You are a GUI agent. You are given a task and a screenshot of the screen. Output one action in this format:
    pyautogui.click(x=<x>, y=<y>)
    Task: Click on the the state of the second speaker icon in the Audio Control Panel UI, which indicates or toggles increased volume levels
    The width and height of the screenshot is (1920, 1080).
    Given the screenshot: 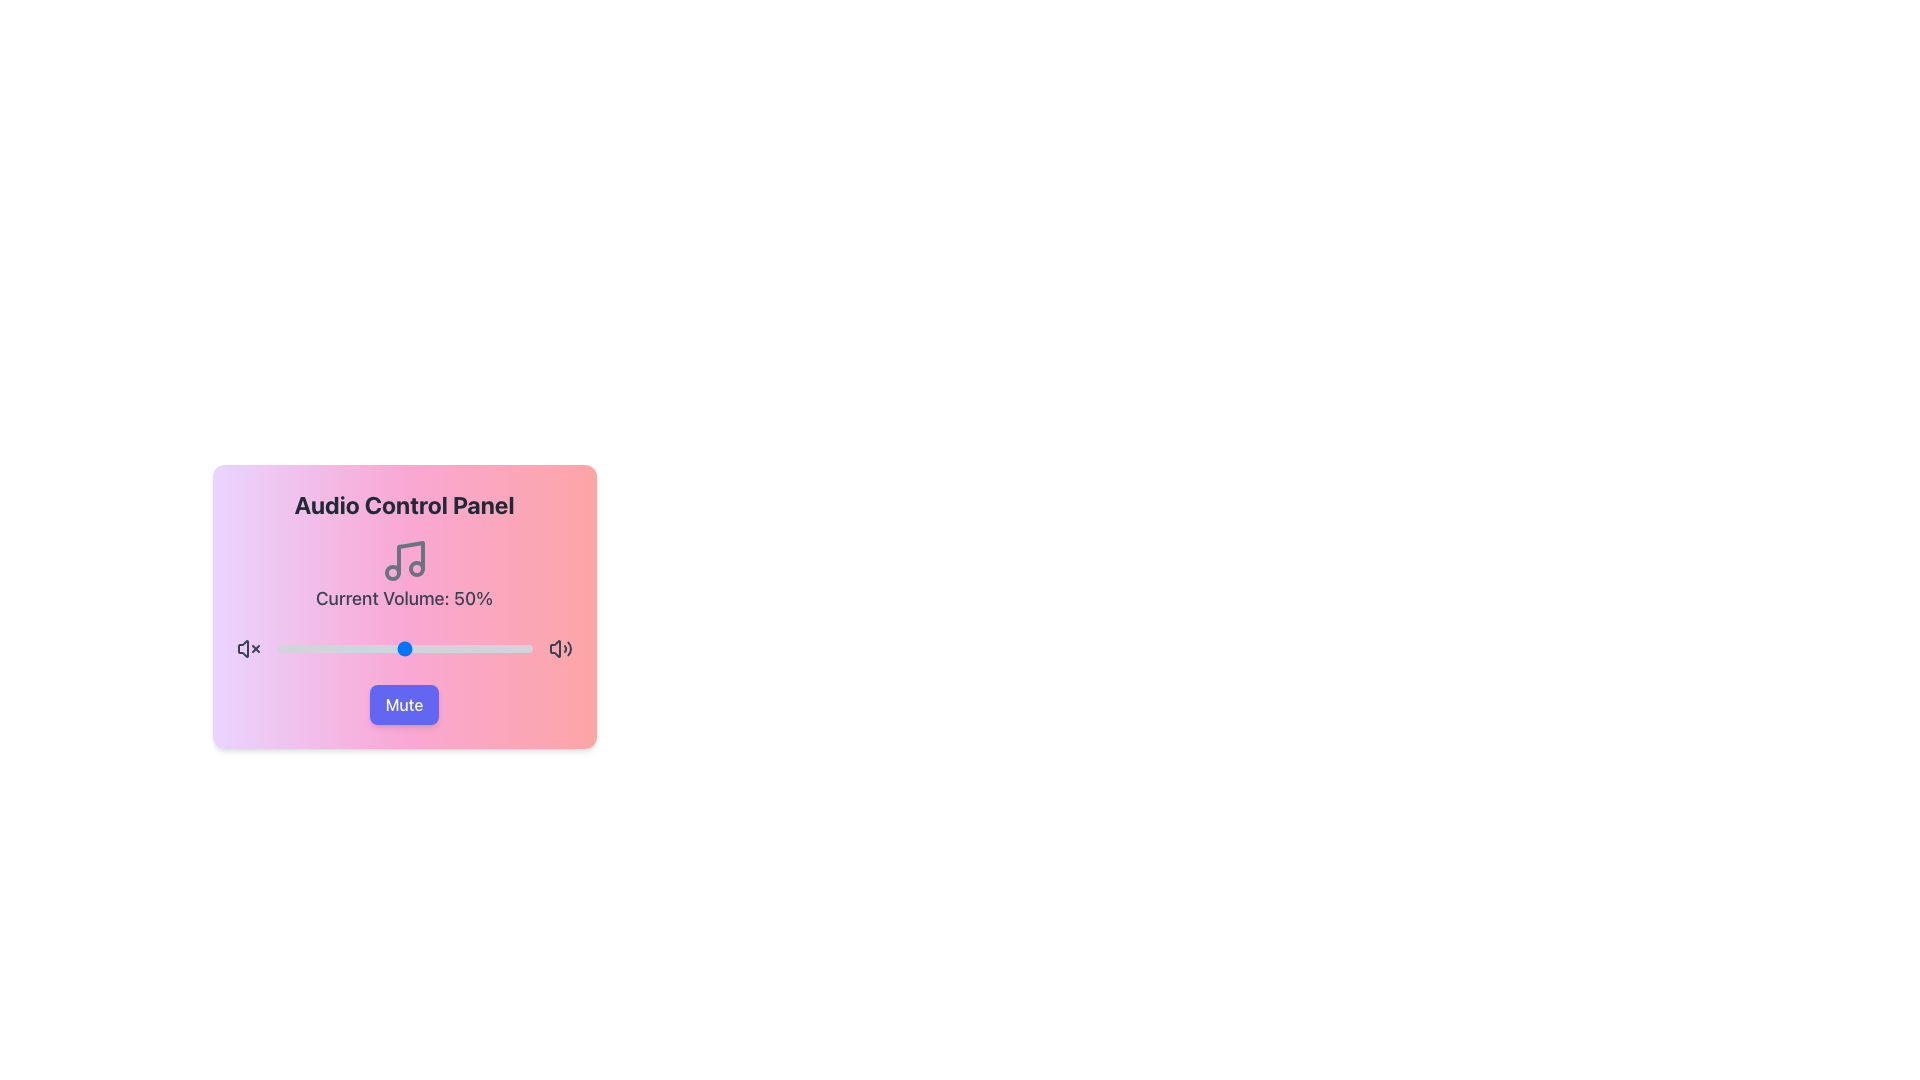 What is the action you would take?
    pyautogui.click(x=560, y=648)
    